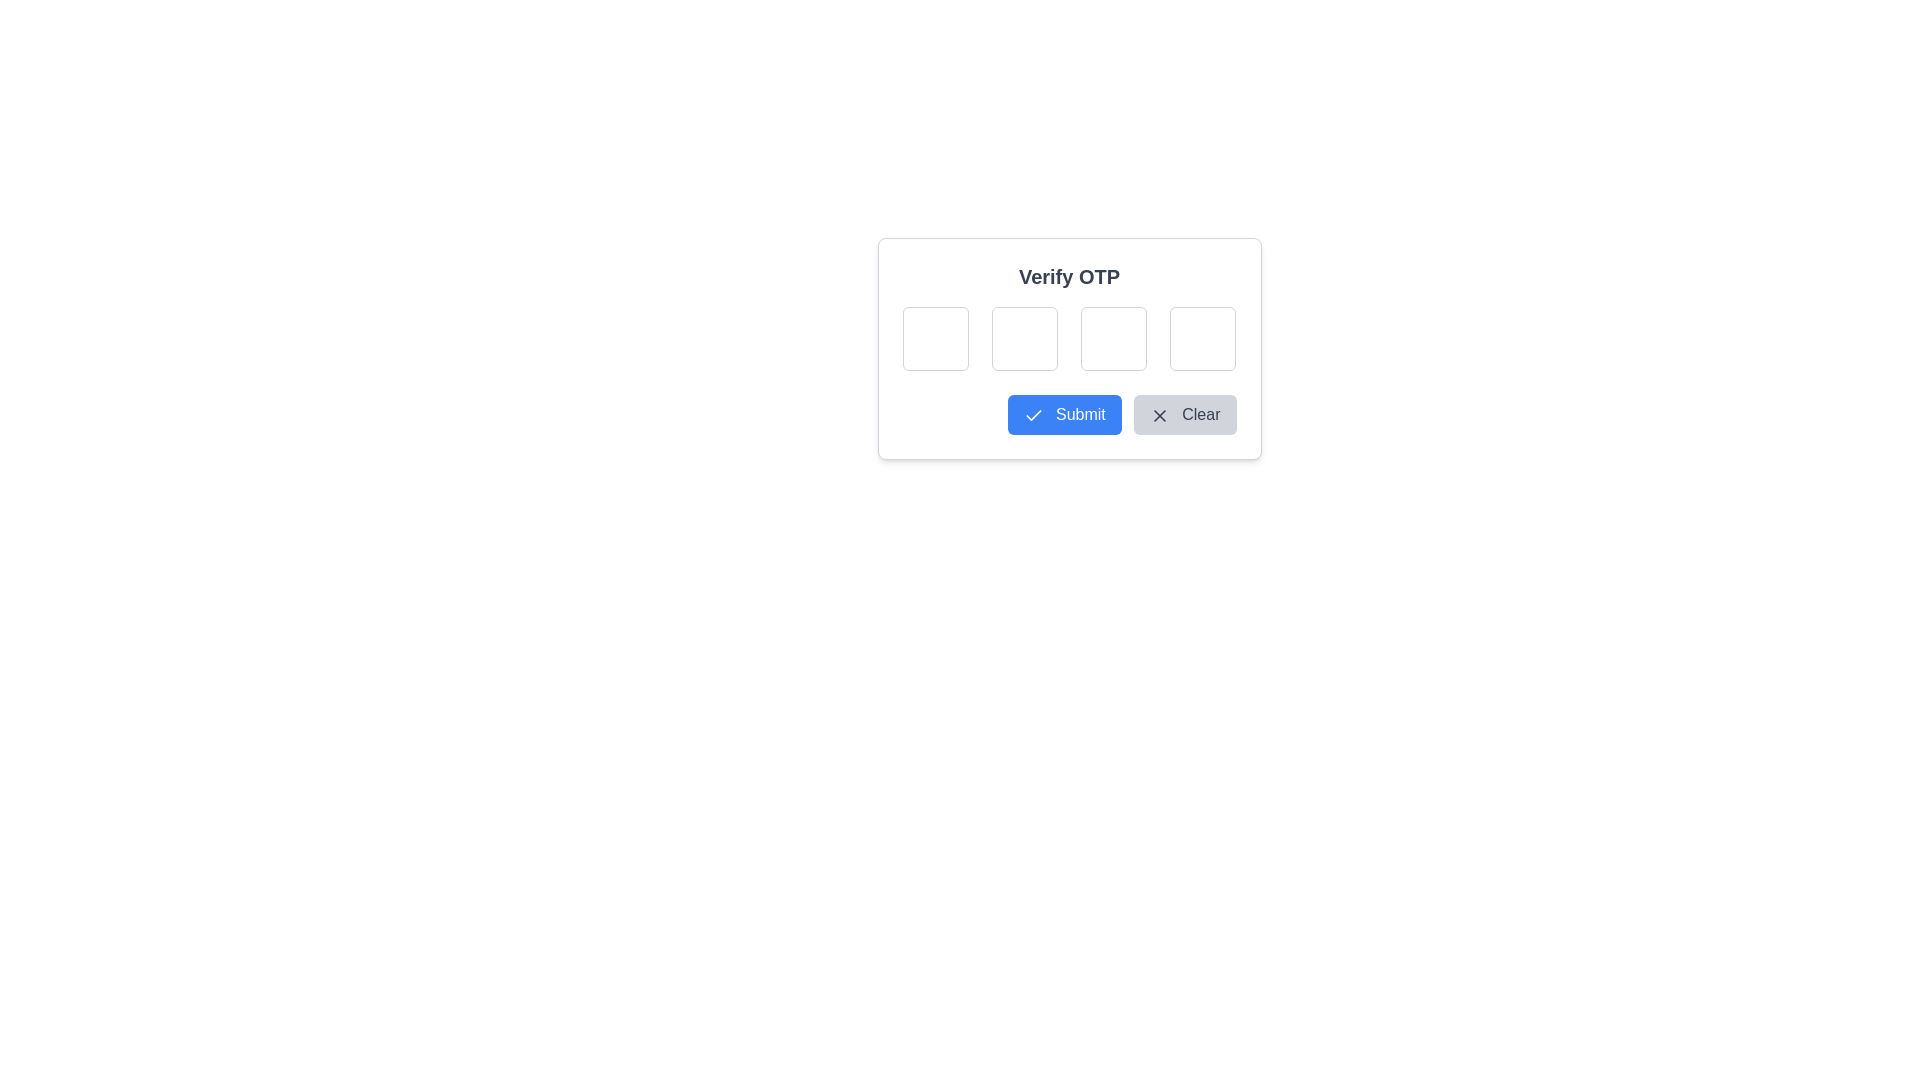 Image resolution: width=1920 pixels, height=1080 pixels. I want to click on the 'Verify OTP' text label, which is styled in bold and large font, located at the top of the panel above the OTP input boxes and buttons, so click(1068, 277).